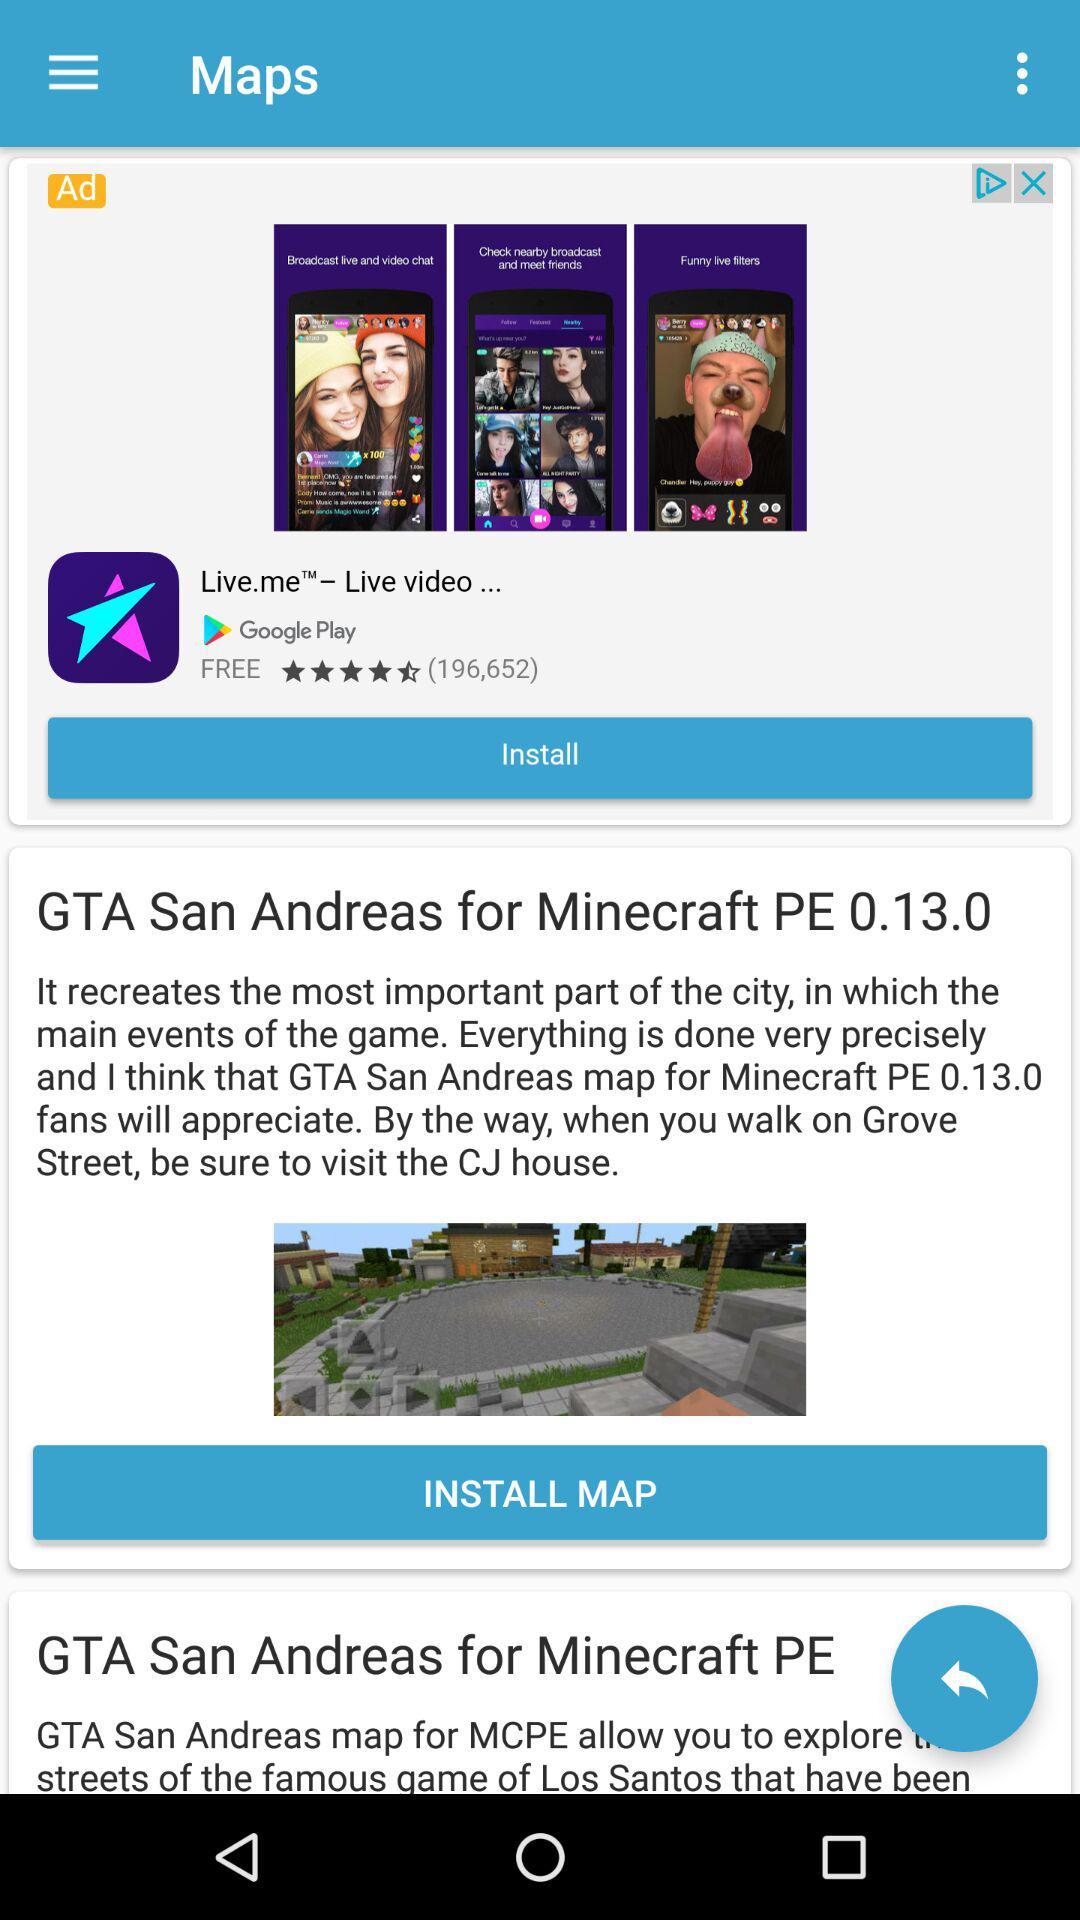 This screenshot has height=1920, width=1080. What do you see at coordinates (963, 1678) in the screenshot?
I see `go next` at bounding box center [963, 1678].